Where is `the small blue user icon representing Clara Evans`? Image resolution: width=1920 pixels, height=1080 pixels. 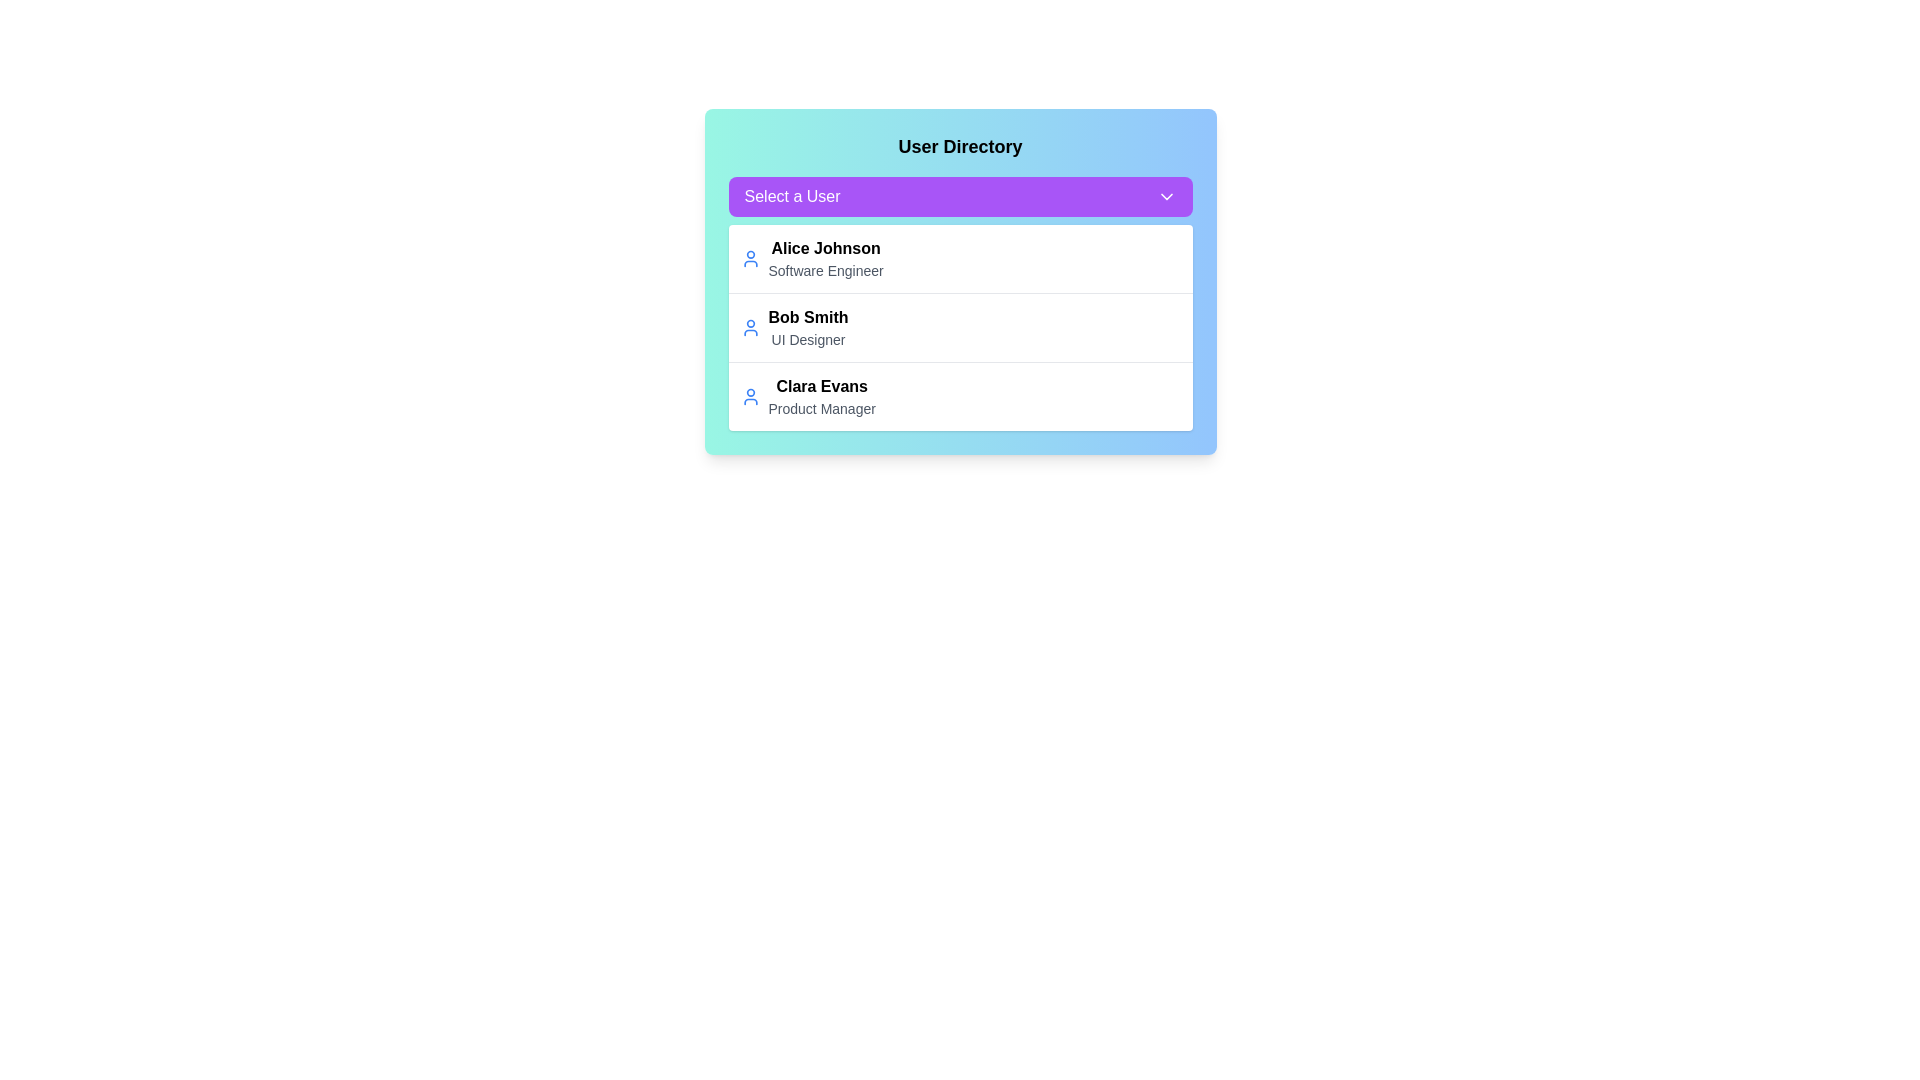
the small blue user icon representing Clara Evans is located at coordinates (749, 397).